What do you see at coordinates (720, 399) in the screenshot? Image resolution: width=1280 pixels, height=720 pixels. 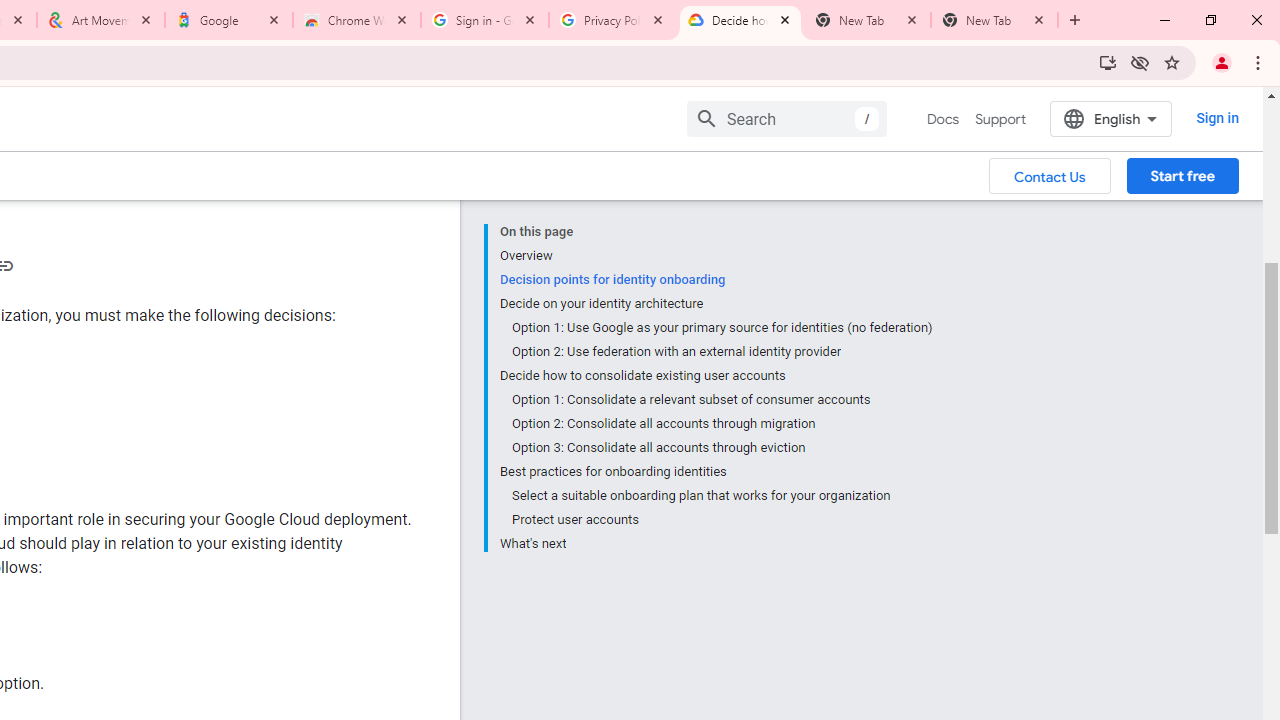 I see `'Option 1: Consolidate a relevant subset of consumer accounts'` at bounding box center [720, 399].